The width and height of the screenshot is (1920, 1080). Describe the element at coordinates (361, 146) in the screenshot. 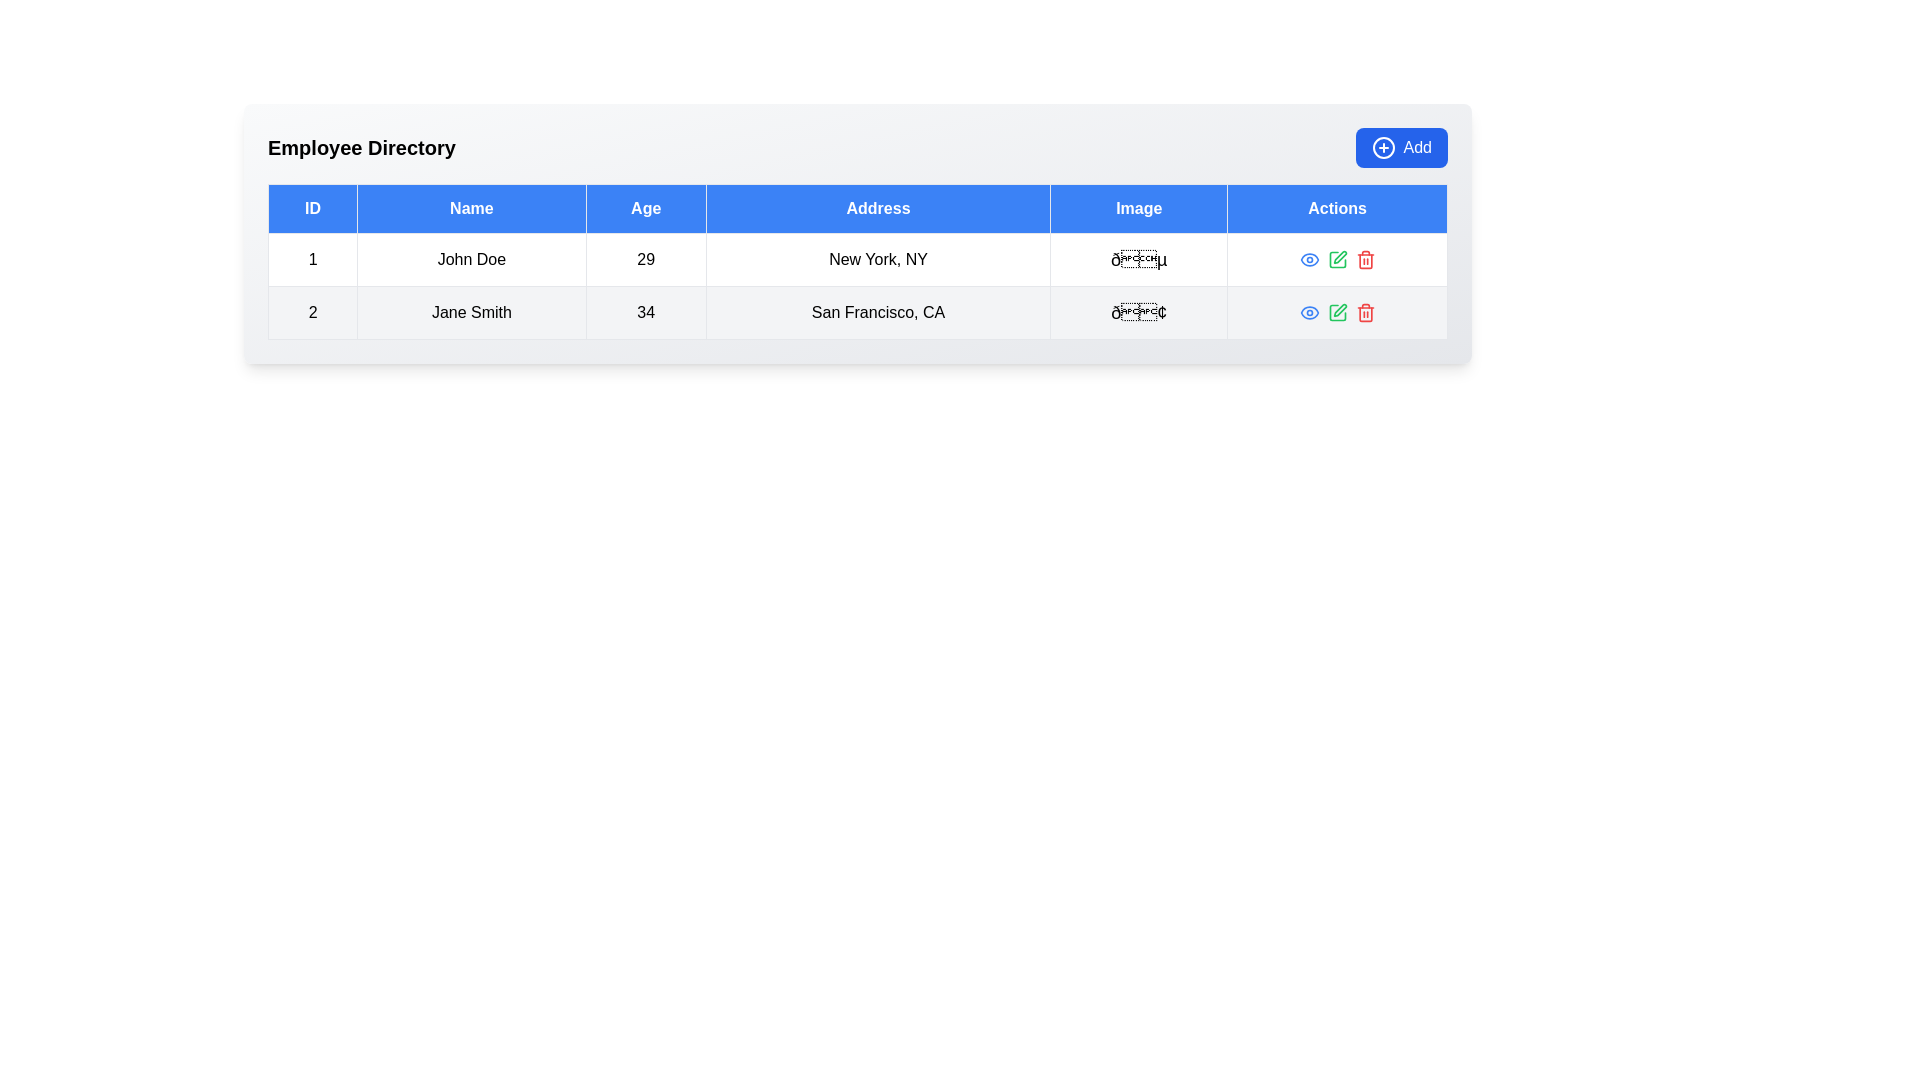

I see `the bold text label reading 'Employee Directory' at the top left of the interface` at that location.